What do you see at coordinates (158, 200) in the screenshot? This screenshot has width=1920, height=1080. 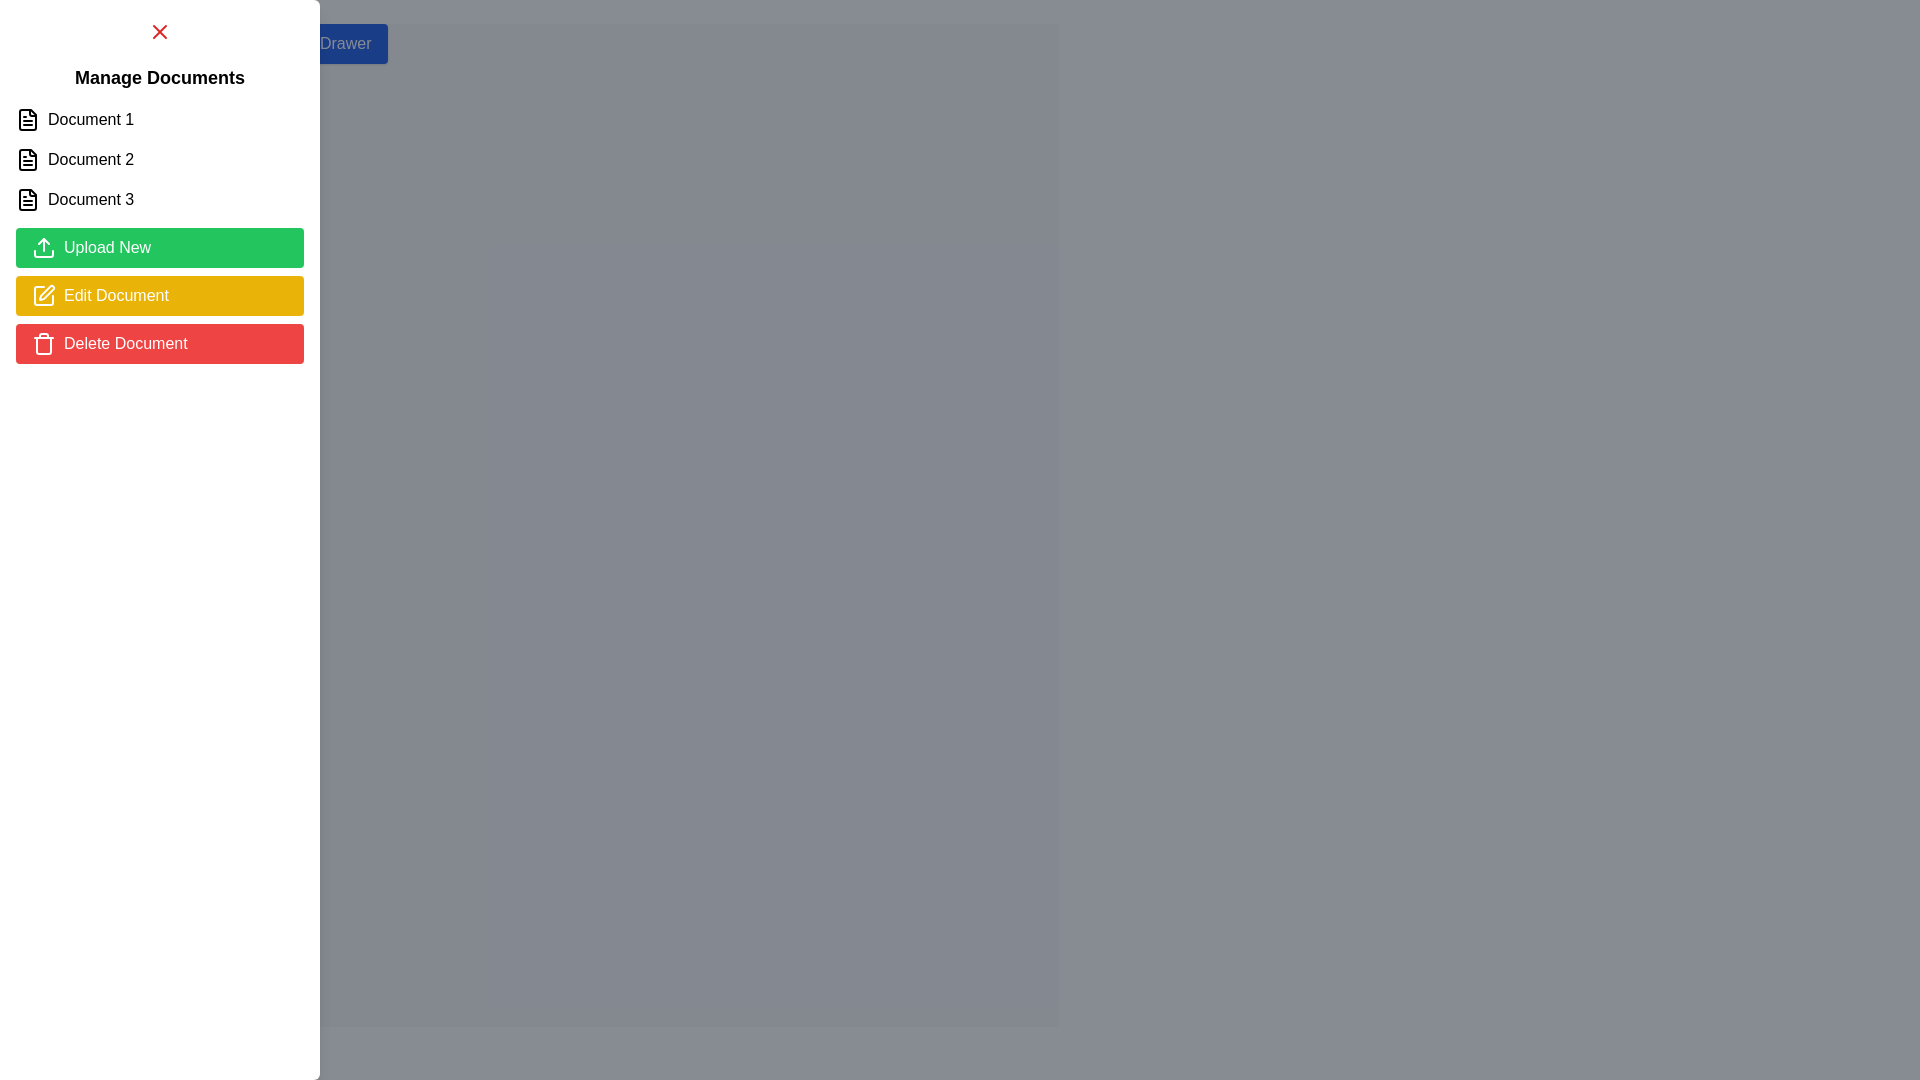 I see `the list item representing 'Document 3'` at bounding box center [158, 200].